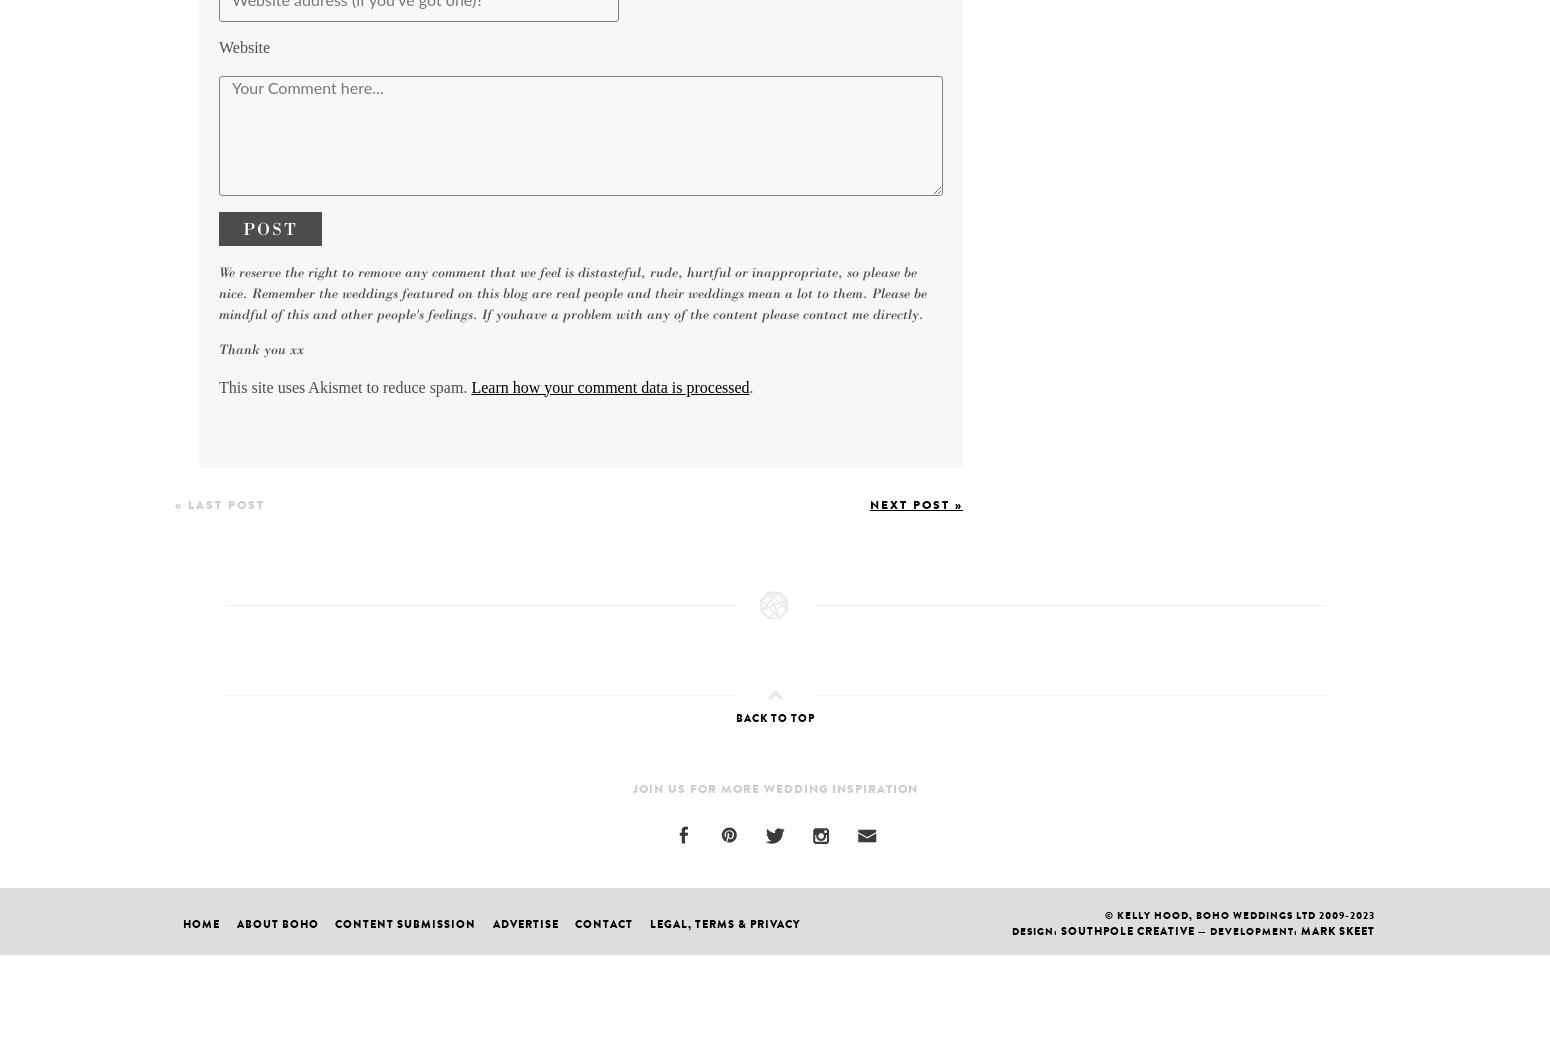  I want to click on 'Design:', so click(1036, 931).